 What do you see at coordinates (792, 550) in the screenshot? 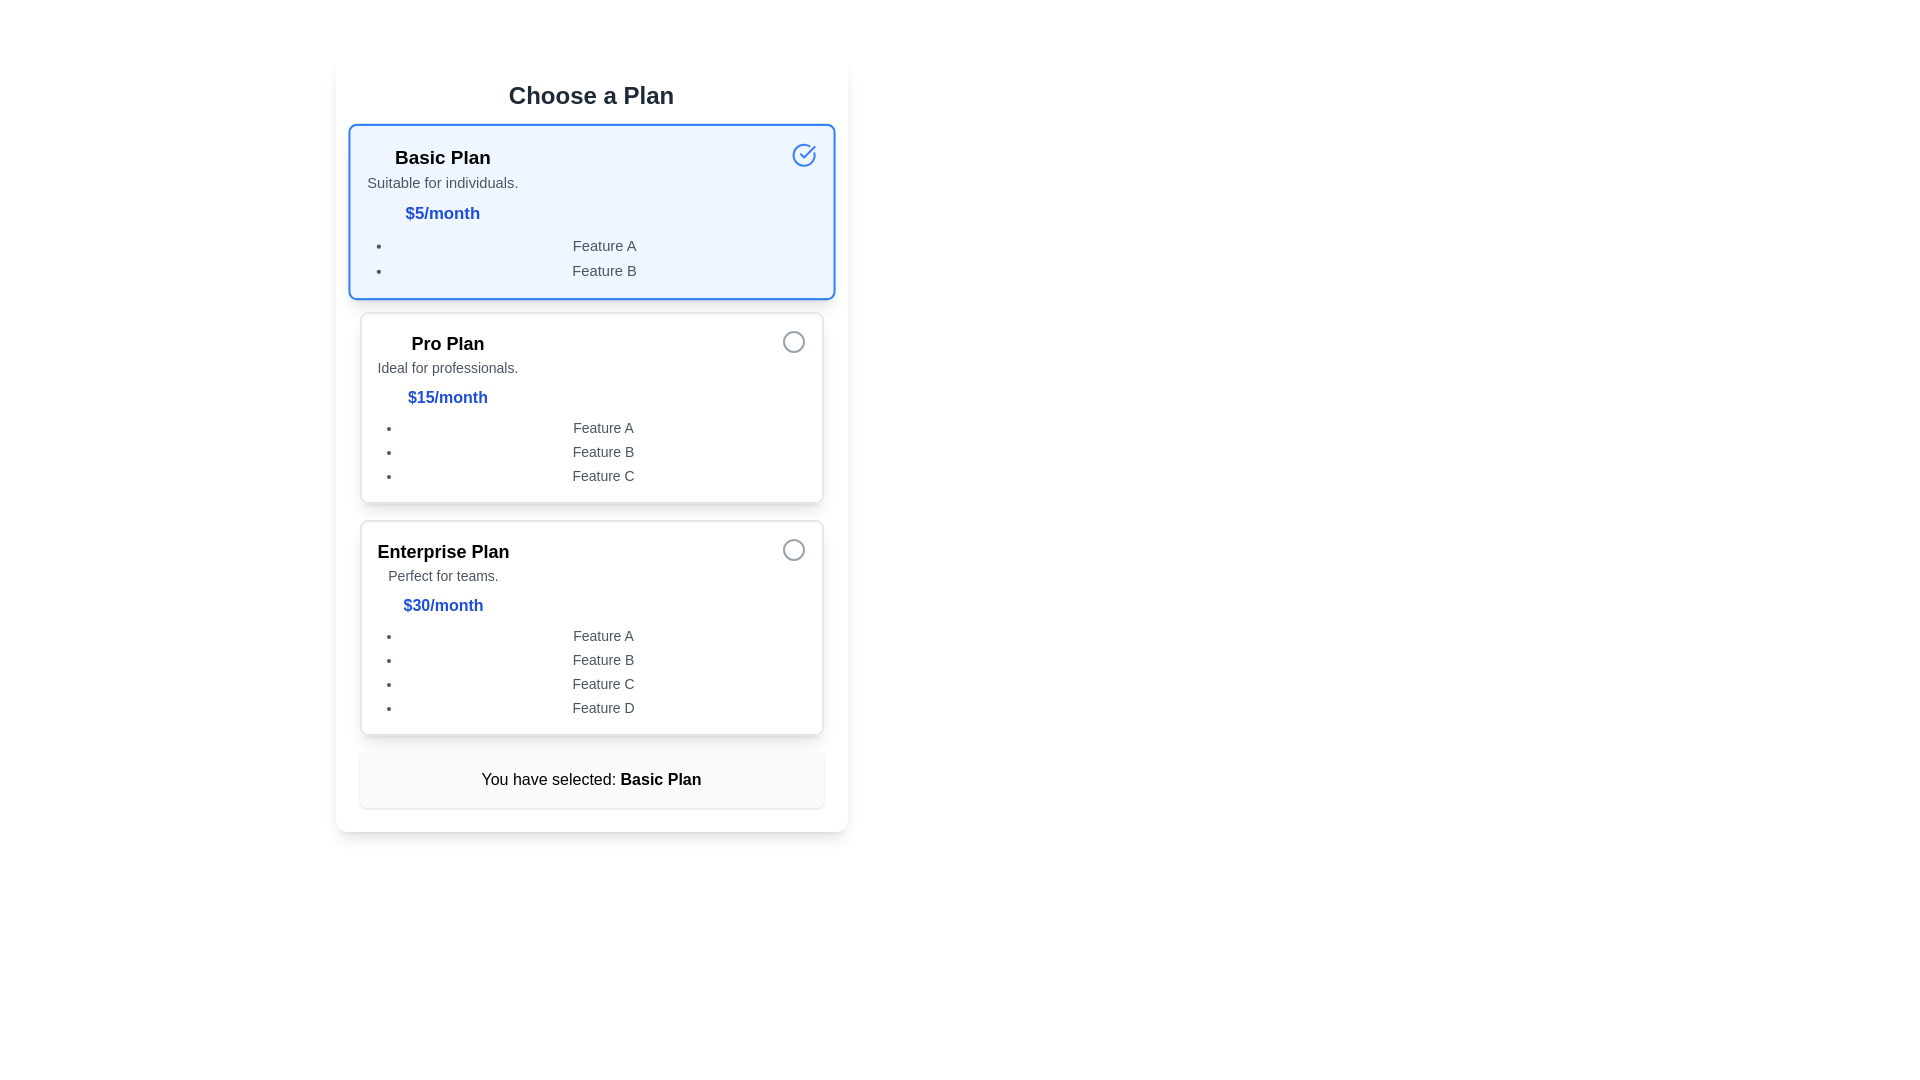
I see `the circular outline styled icon located at the top-right corner of the 'Enterprise Plan' section` at bounding box center [792, 550].